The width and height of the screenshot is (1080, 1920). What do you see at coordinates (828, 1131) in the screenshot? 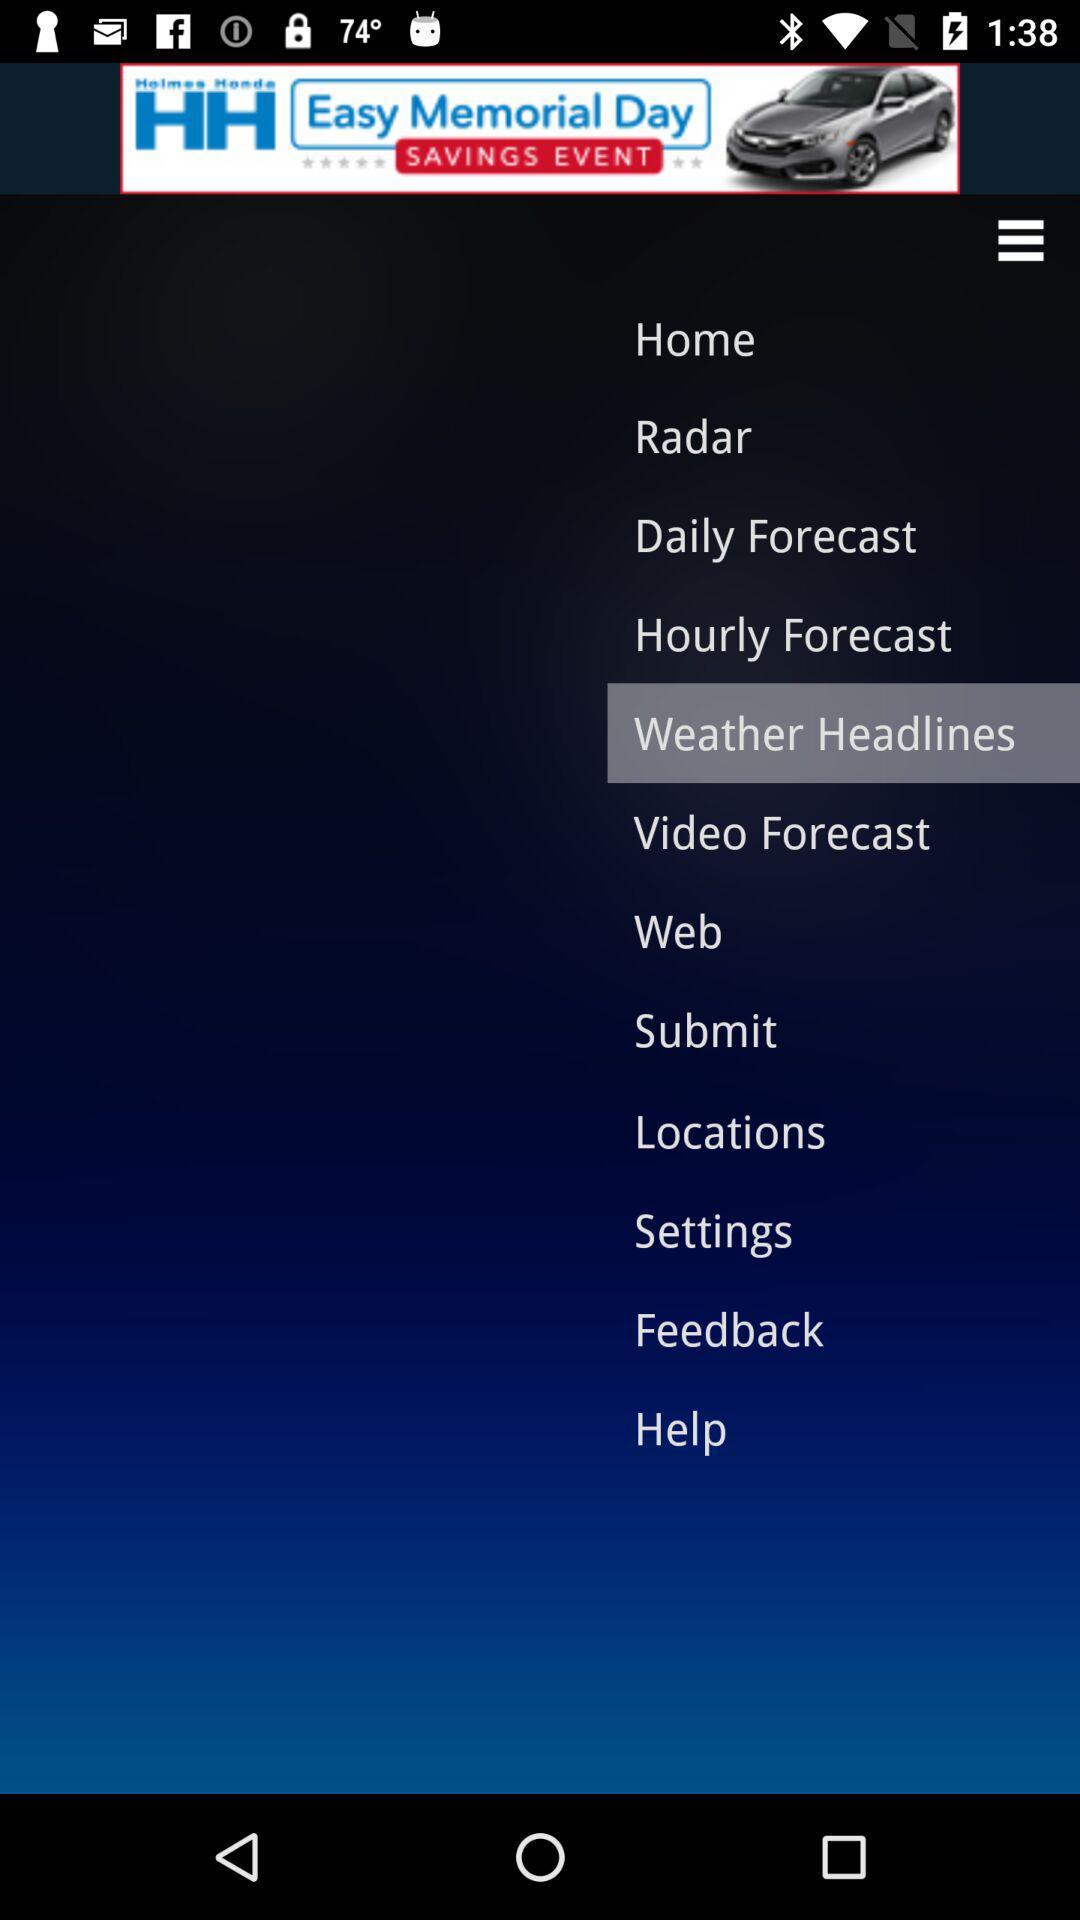
I see `item above the settings` at bounding box center [828, 1131].